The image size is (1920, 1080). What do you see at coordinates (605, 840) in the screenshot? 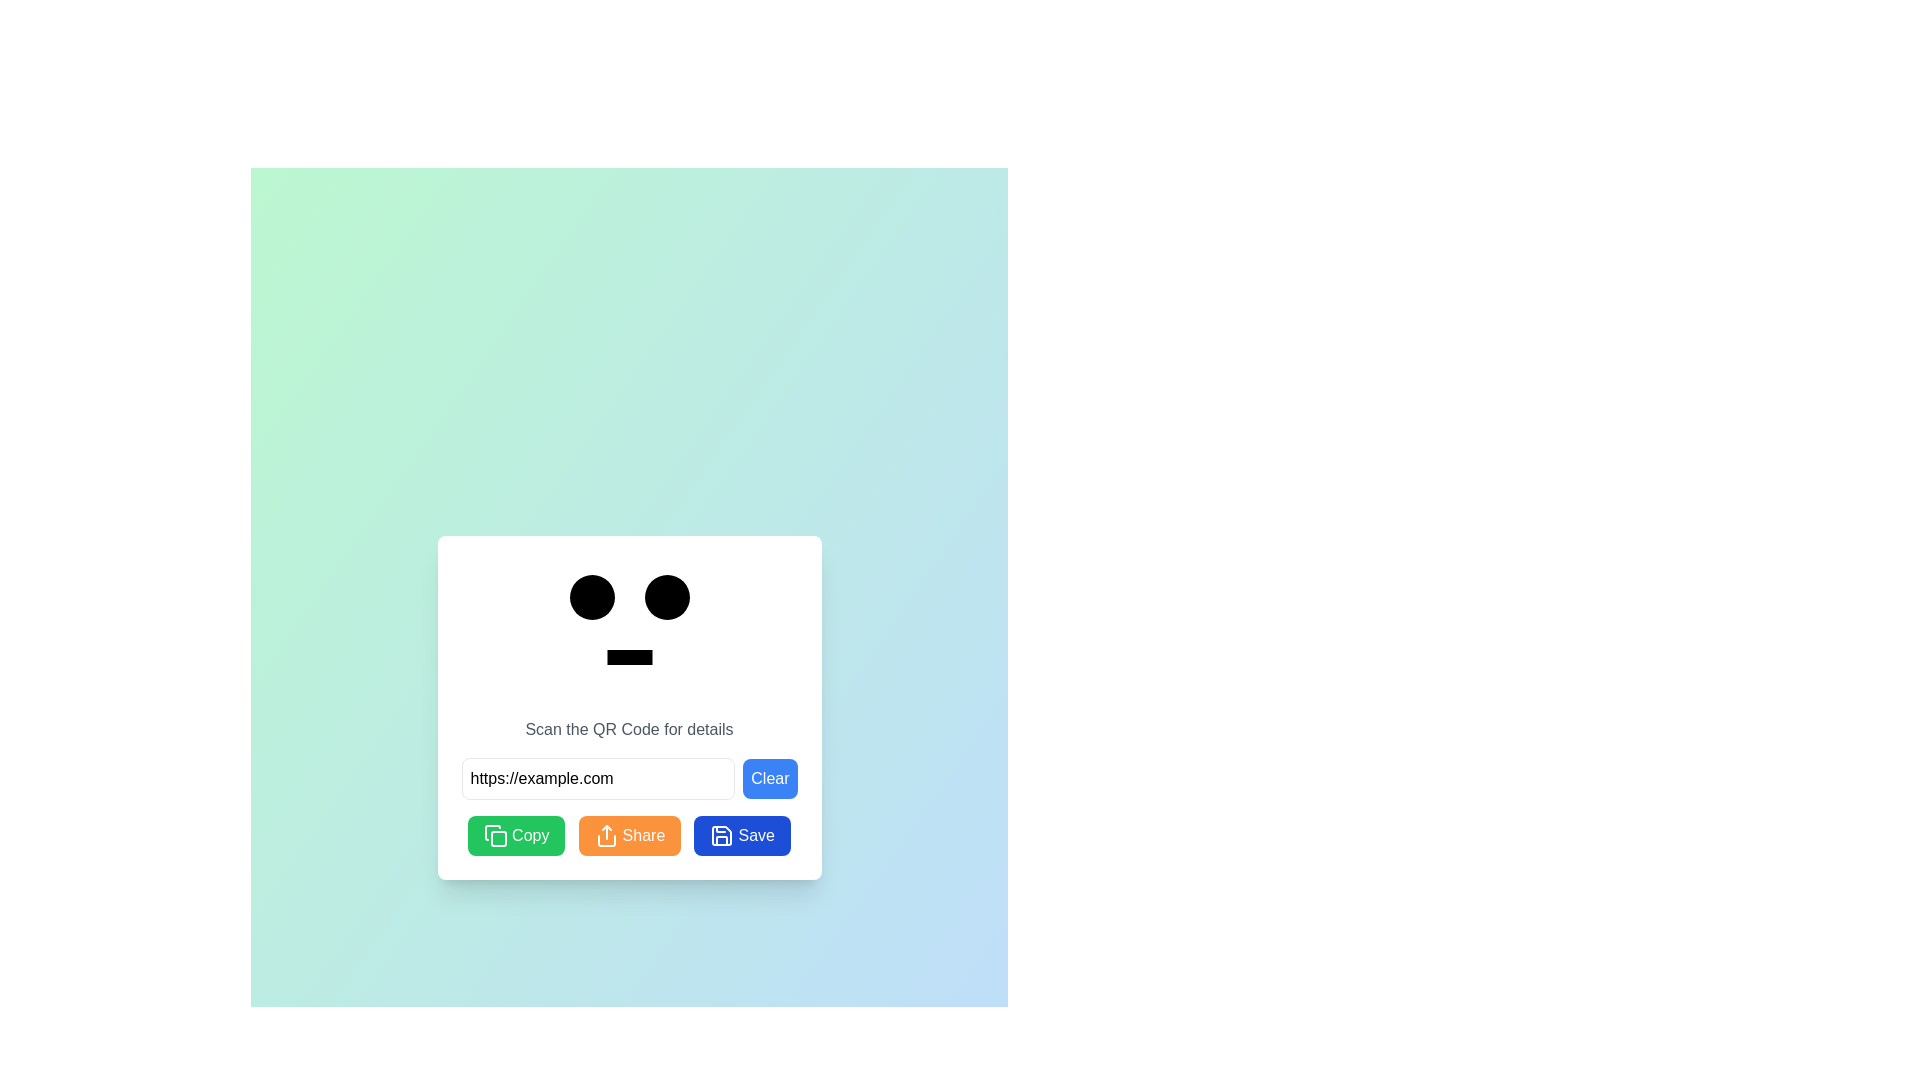
I see `the socket-shaped graphical element with a thin black outline located in the bottom-right section of the modal` at bounding box center [605, 840].